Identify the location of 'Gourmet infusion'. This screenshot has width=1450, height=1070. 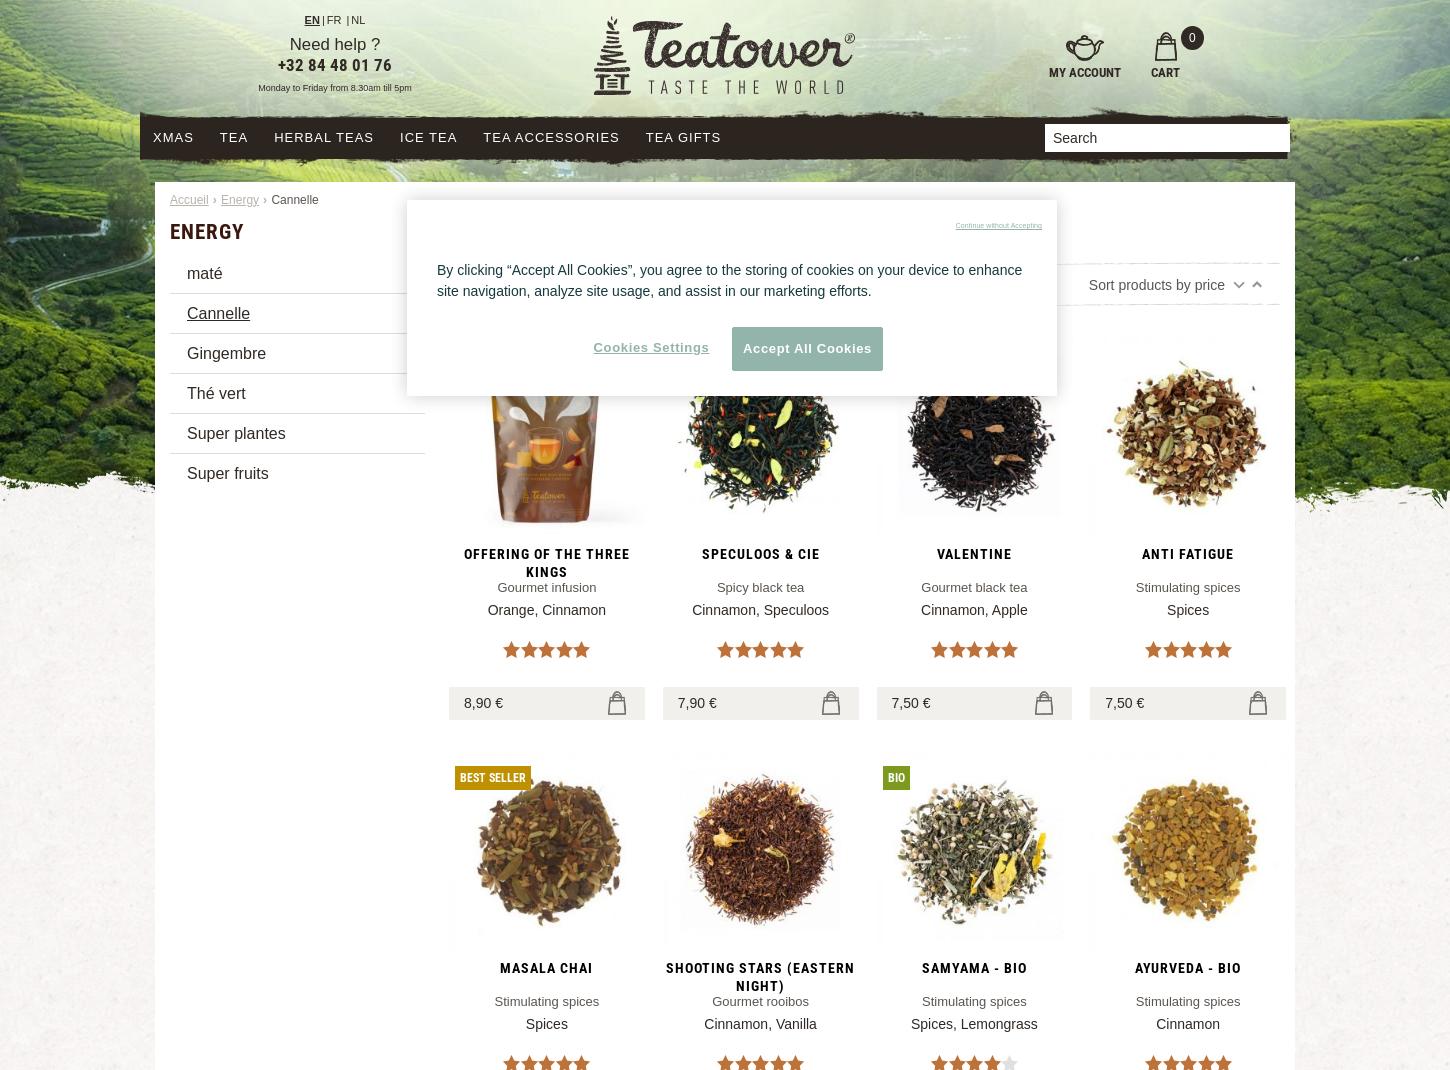
(546, 585).